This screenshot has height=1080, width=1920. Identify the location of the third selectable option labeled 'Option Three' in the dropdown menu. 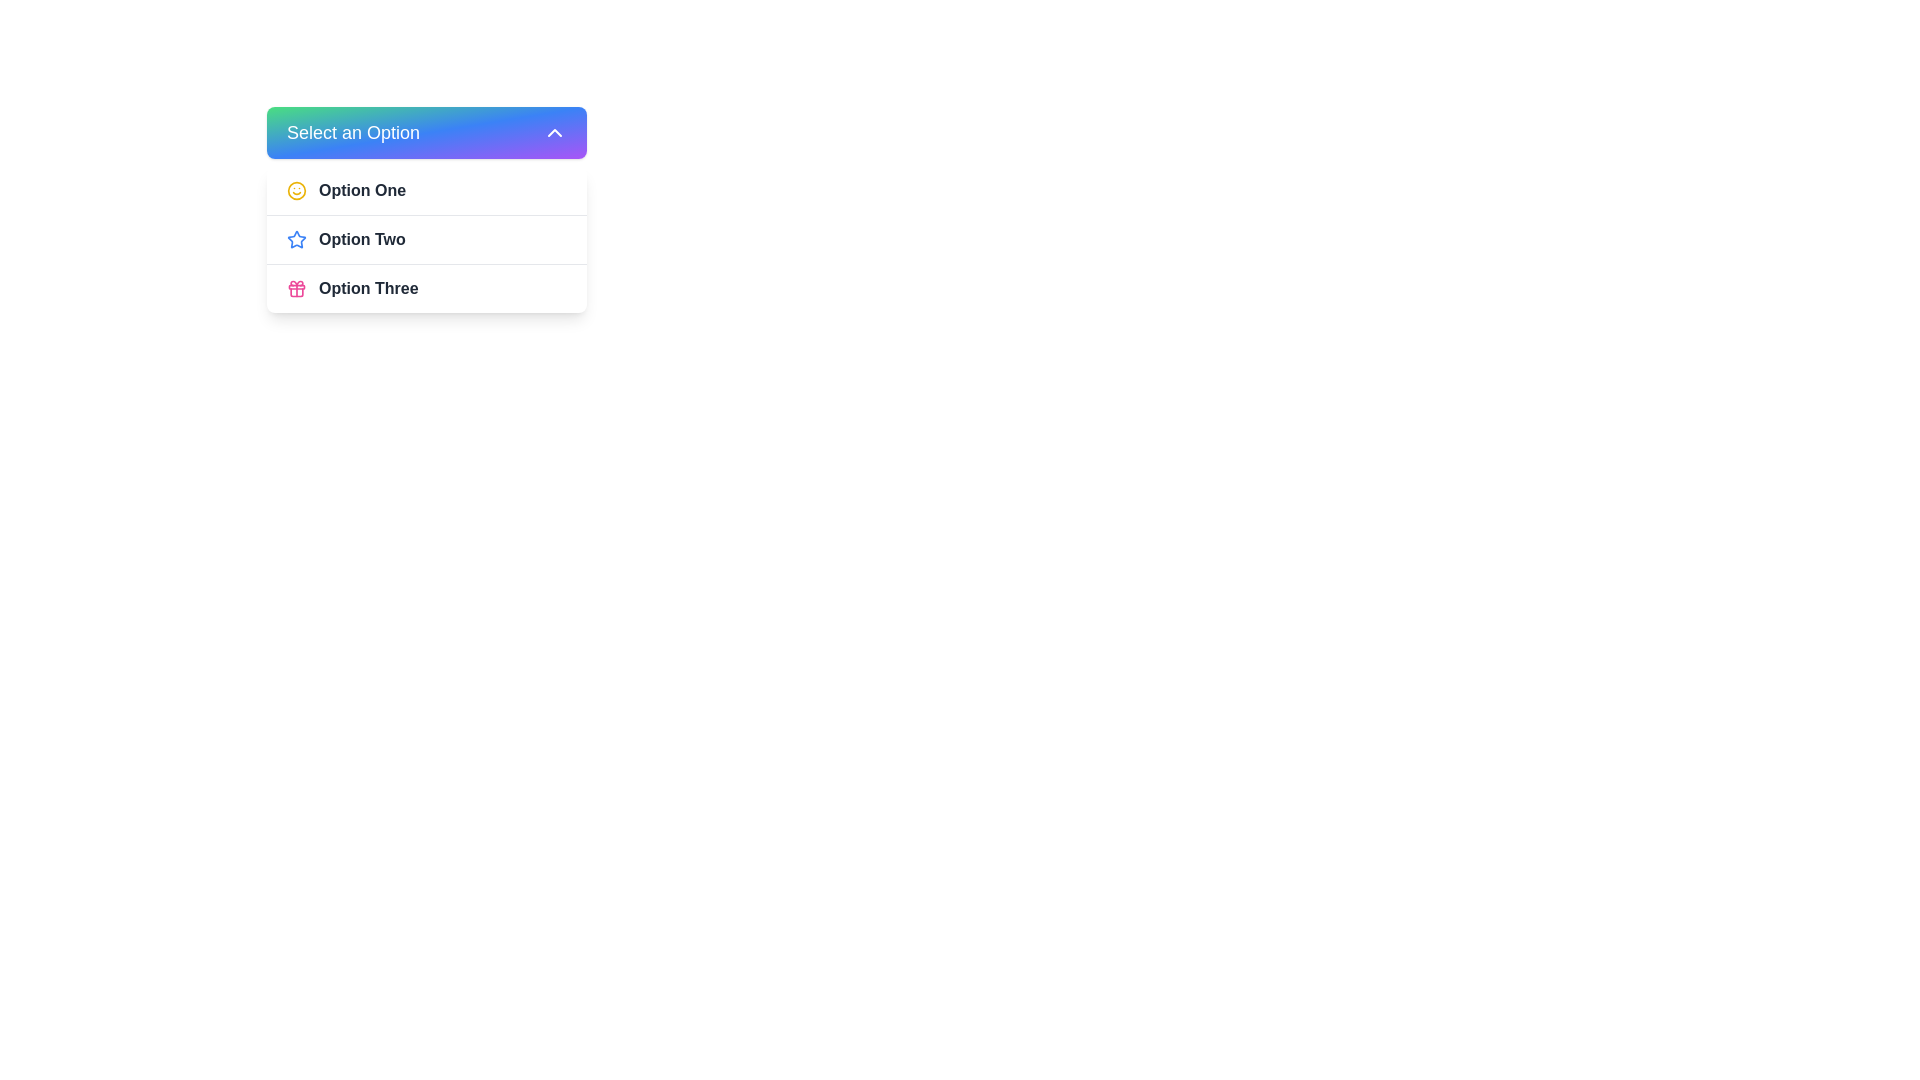
(426, 288).